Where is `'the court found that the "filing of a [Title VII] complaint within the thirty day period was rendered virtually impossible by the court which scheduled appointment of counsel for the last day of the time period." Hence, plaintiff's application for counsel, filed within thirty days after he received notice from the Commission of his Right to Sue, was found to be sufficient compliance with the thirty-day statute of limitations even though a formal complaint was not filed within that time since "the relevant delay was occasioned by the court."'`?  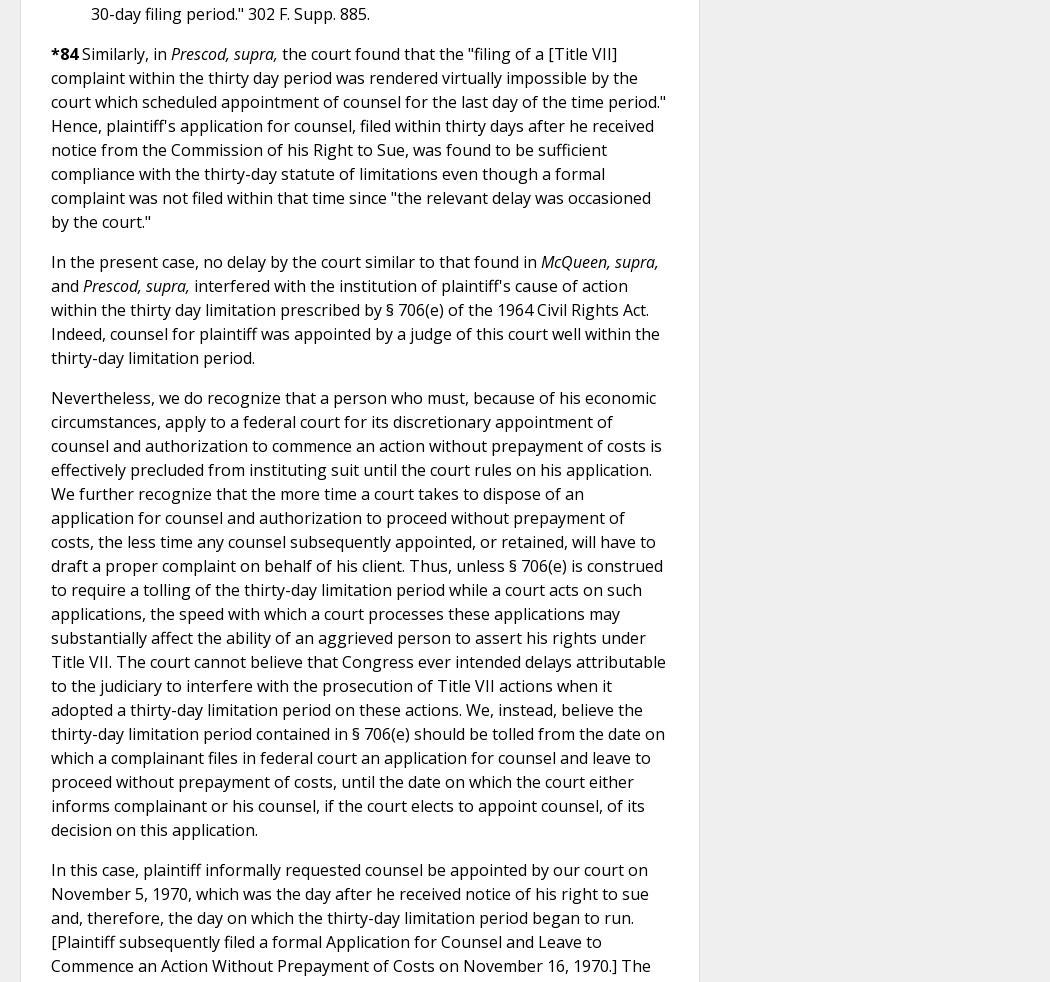 'the court found that the "filing of a [Title VII] complaint within the thirty day period was rendered virtually impossible by the court which scheduled appointment of counsel for the last day of the time period." Hence, plaintiff's application for counsel, filed within thirty days after he received notice from the Commission of his Right to Sue, was found to be sufficient compliance with the thirty-day statute of limitations even though a formal complaint was not filed within that time since "the relevant delay was occasioned by the court."' is located at coordinates (357, 135).